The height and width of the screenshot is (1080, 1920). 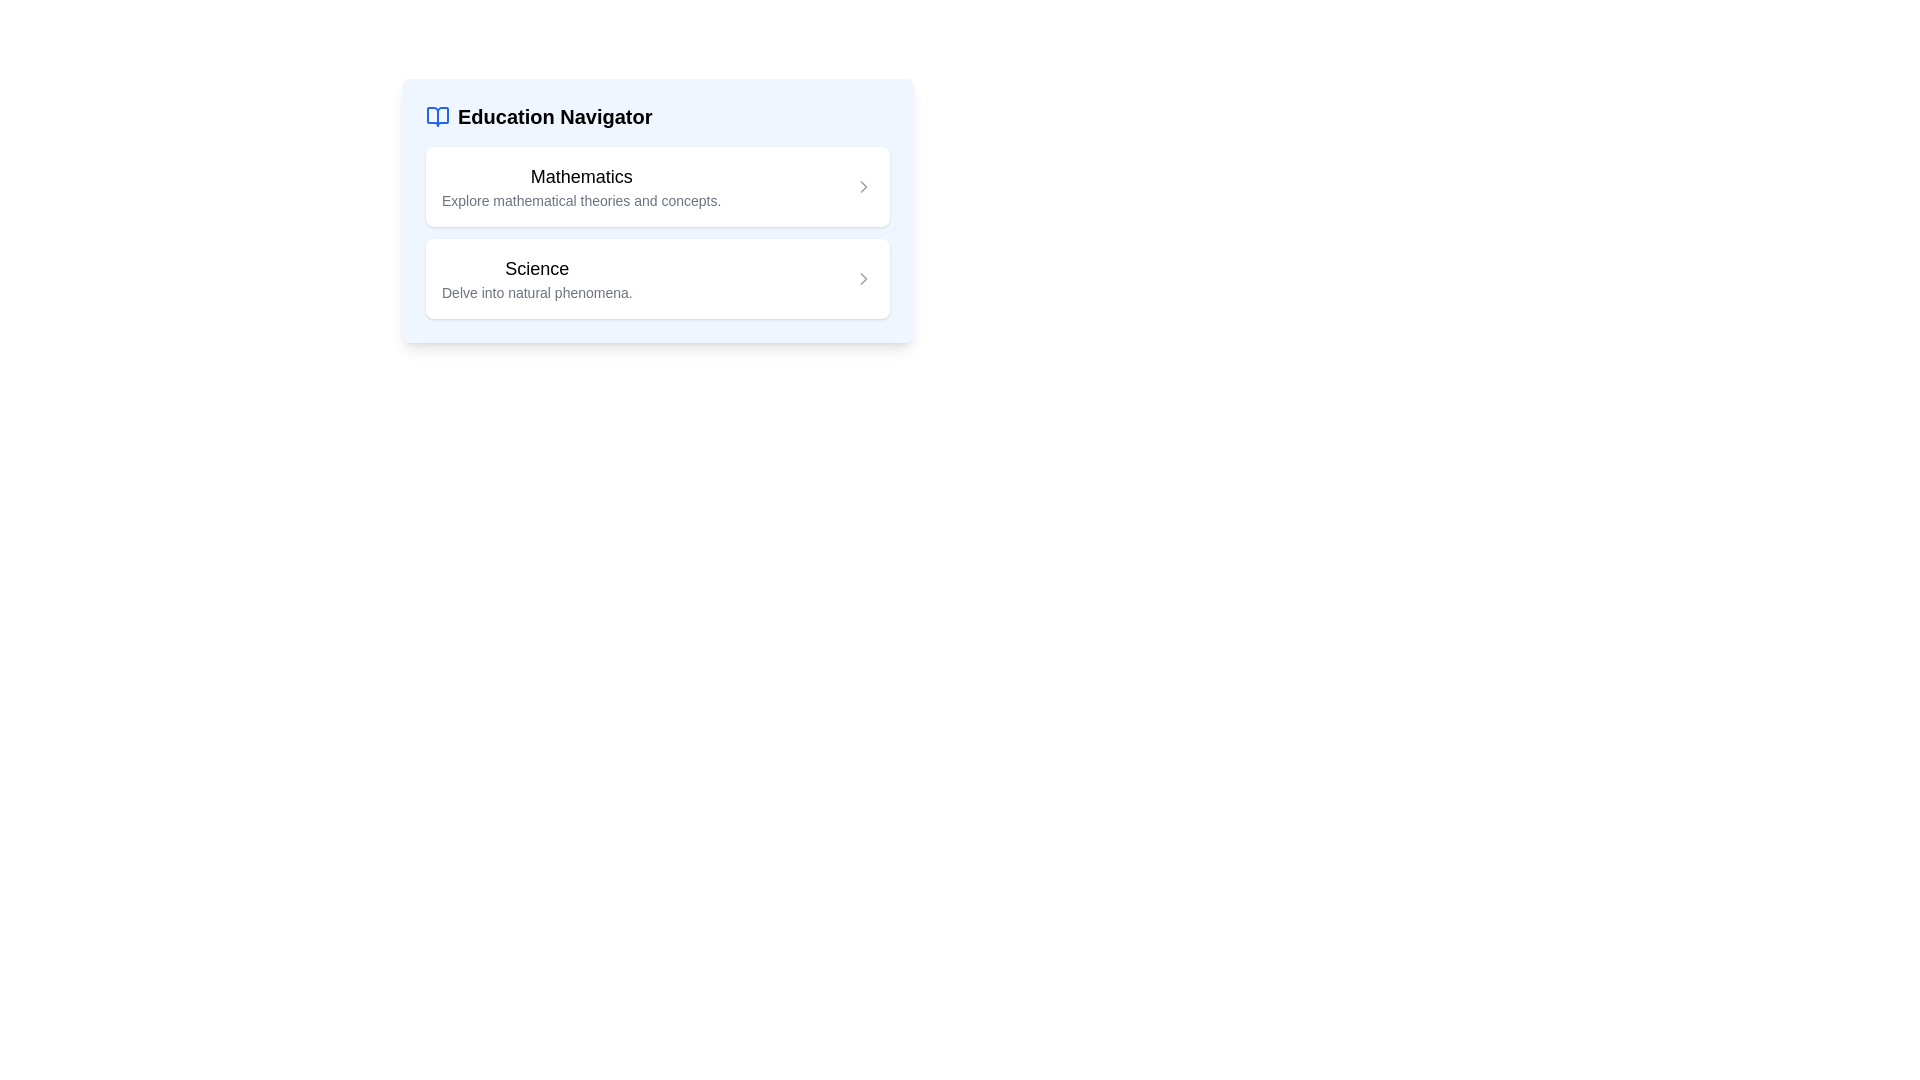 I want to click on the Chevron/navigation icon located at the top of the interface, which is the last visual component within the box labeled 'Mathematics', so click(x=864, y=186).